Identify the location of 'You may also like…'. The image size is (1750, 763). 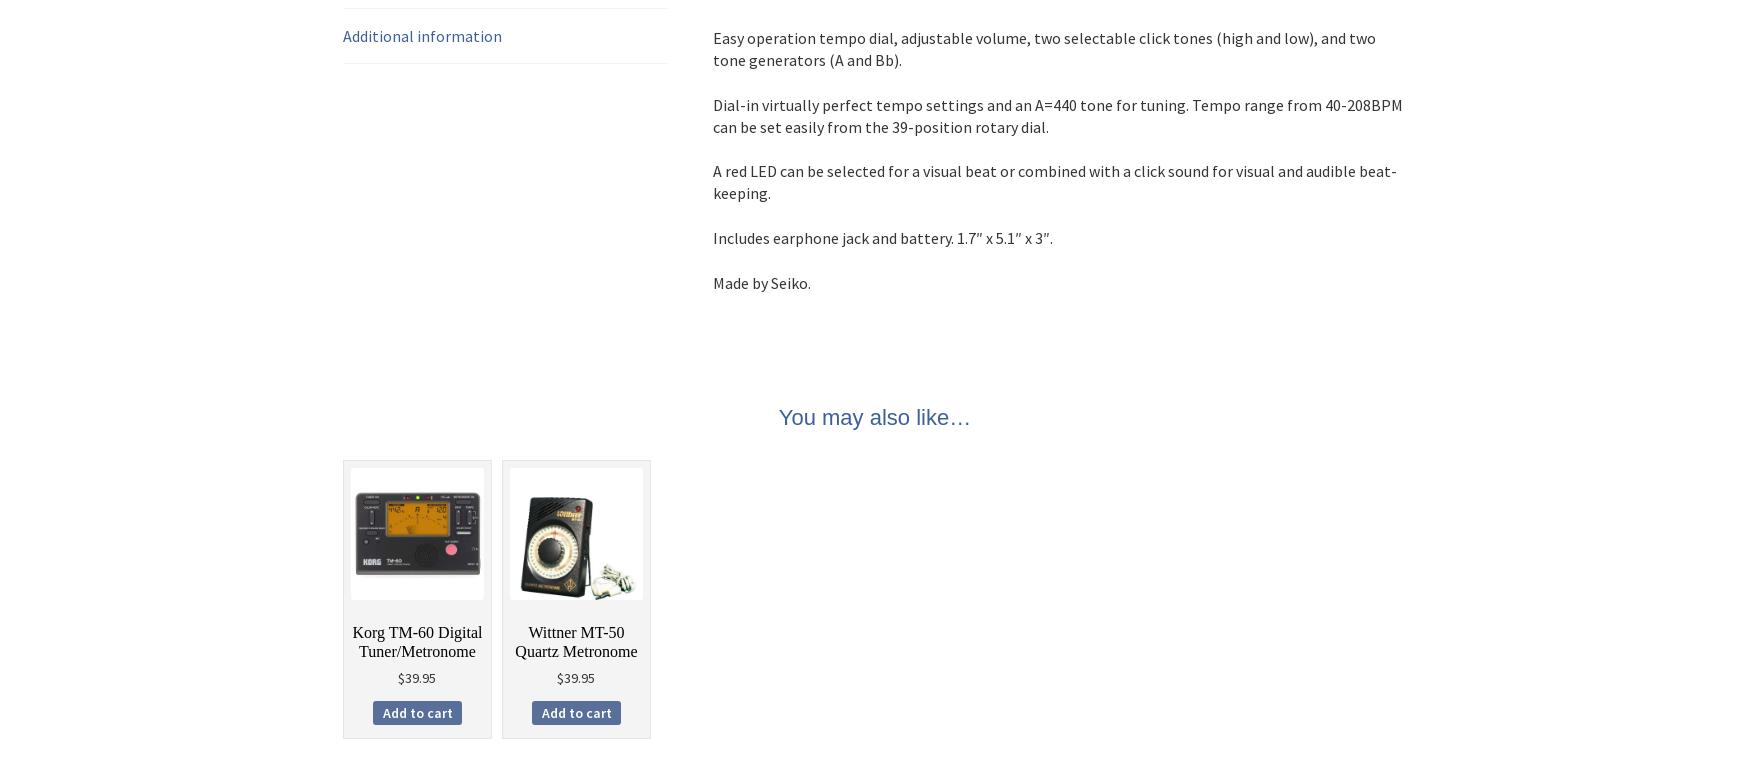
(874, 416).